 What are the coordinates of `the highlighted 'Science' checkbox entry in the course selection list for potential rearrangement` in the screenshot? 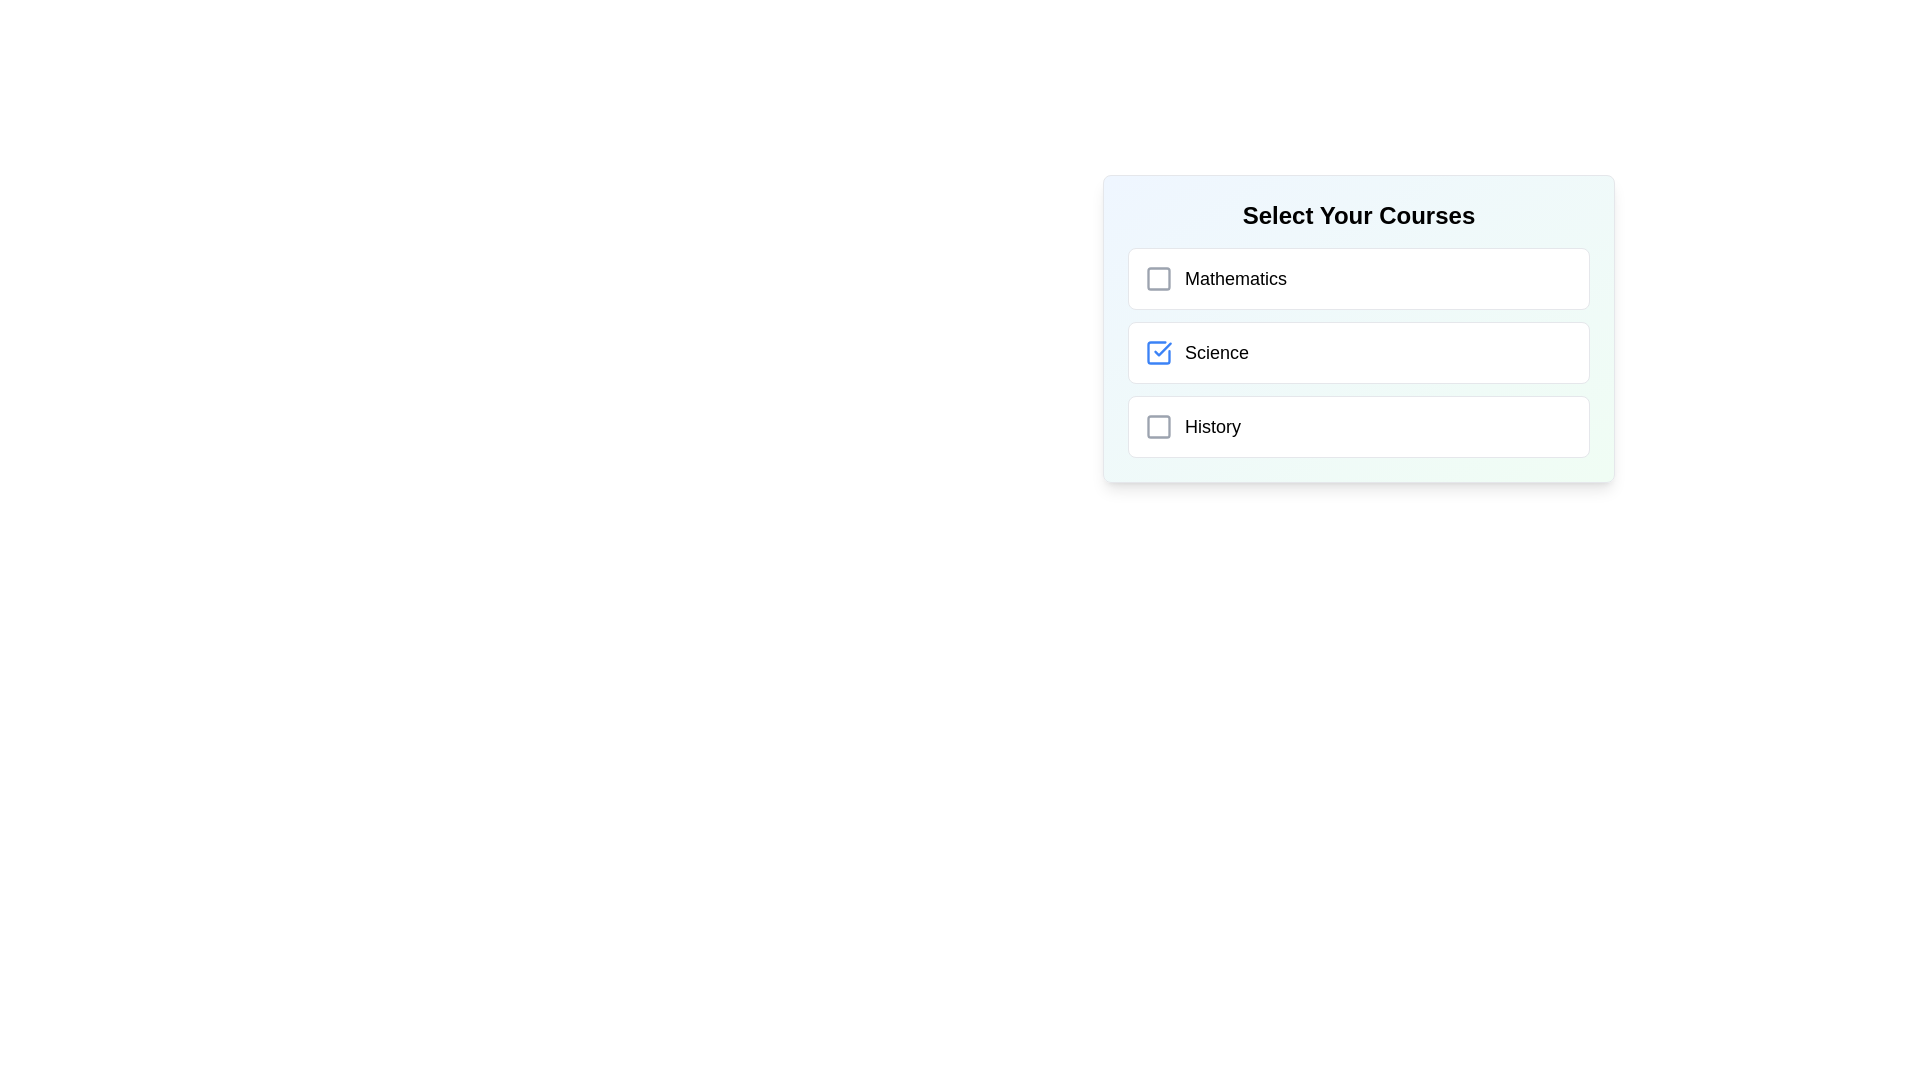 It's located at (1358, 352).